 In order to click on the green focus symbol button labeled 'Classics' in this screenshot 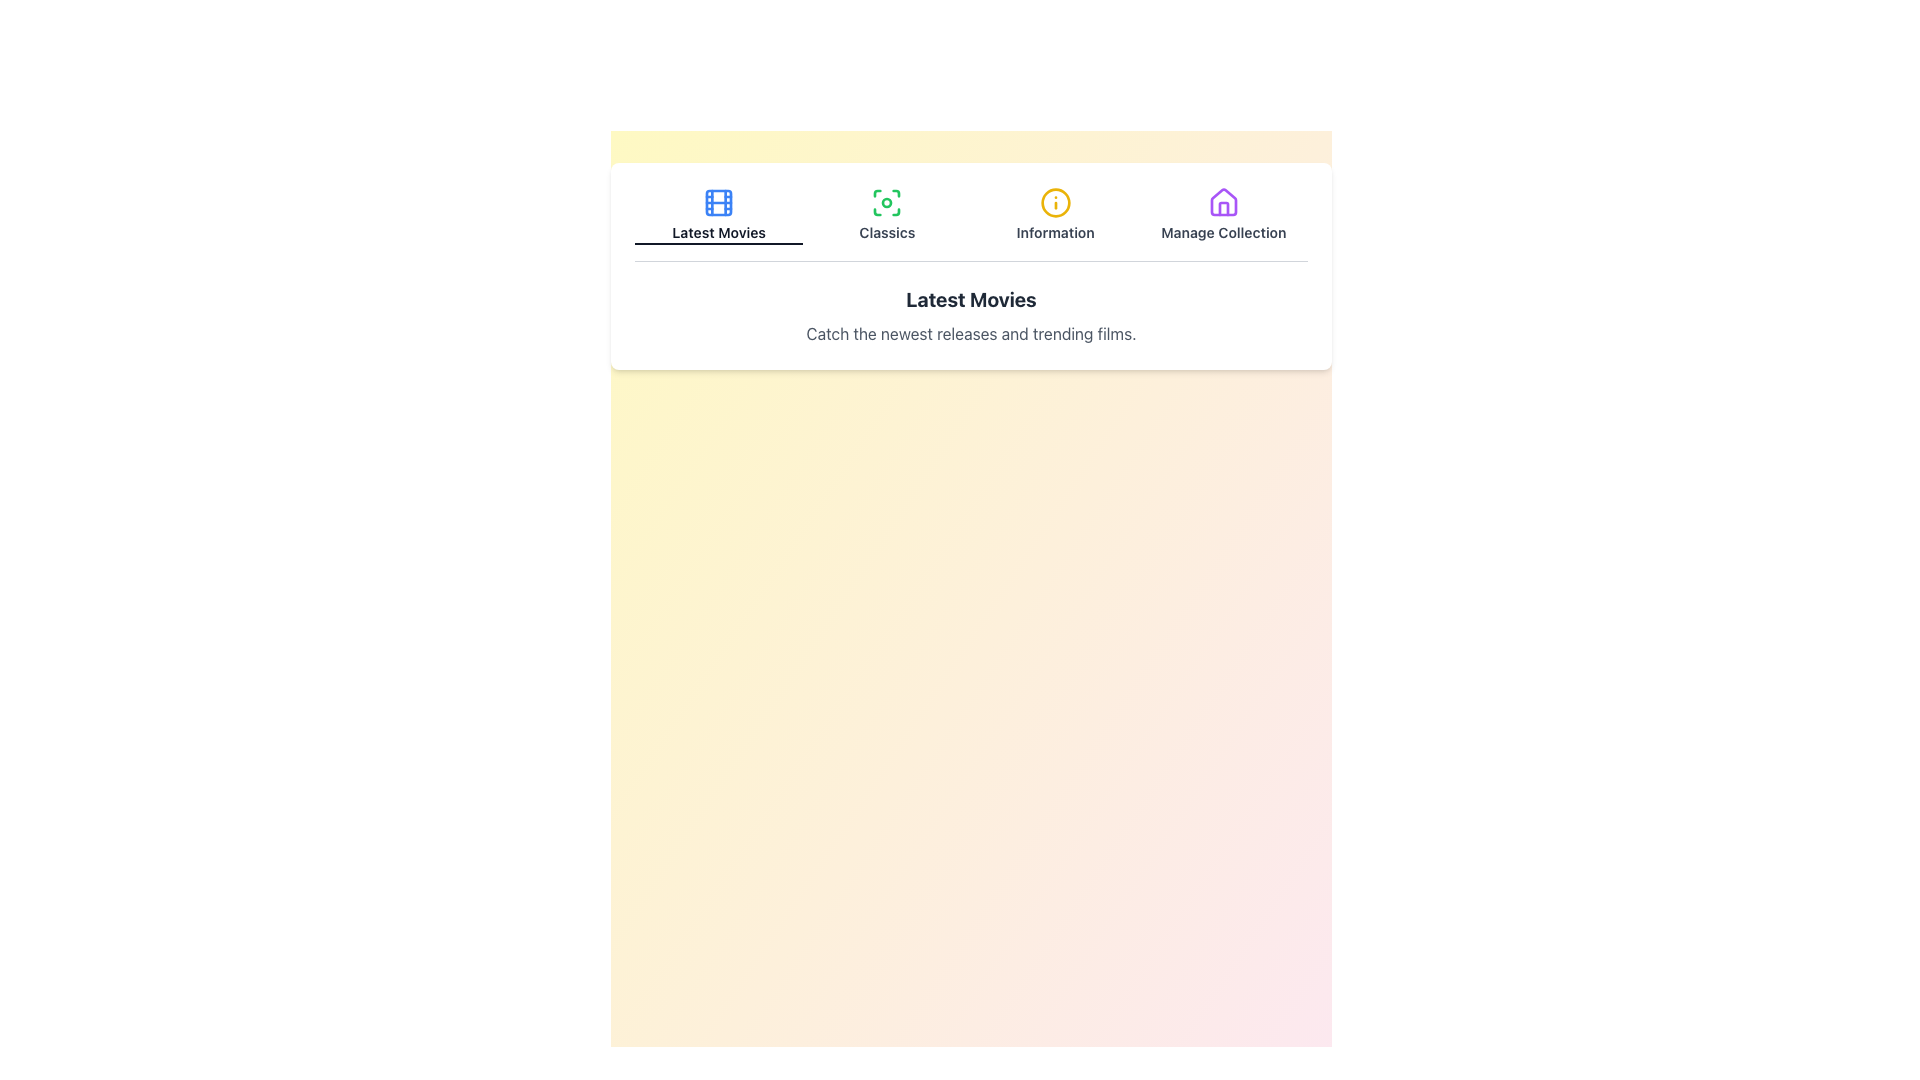, I will do `click(886, 216)`.